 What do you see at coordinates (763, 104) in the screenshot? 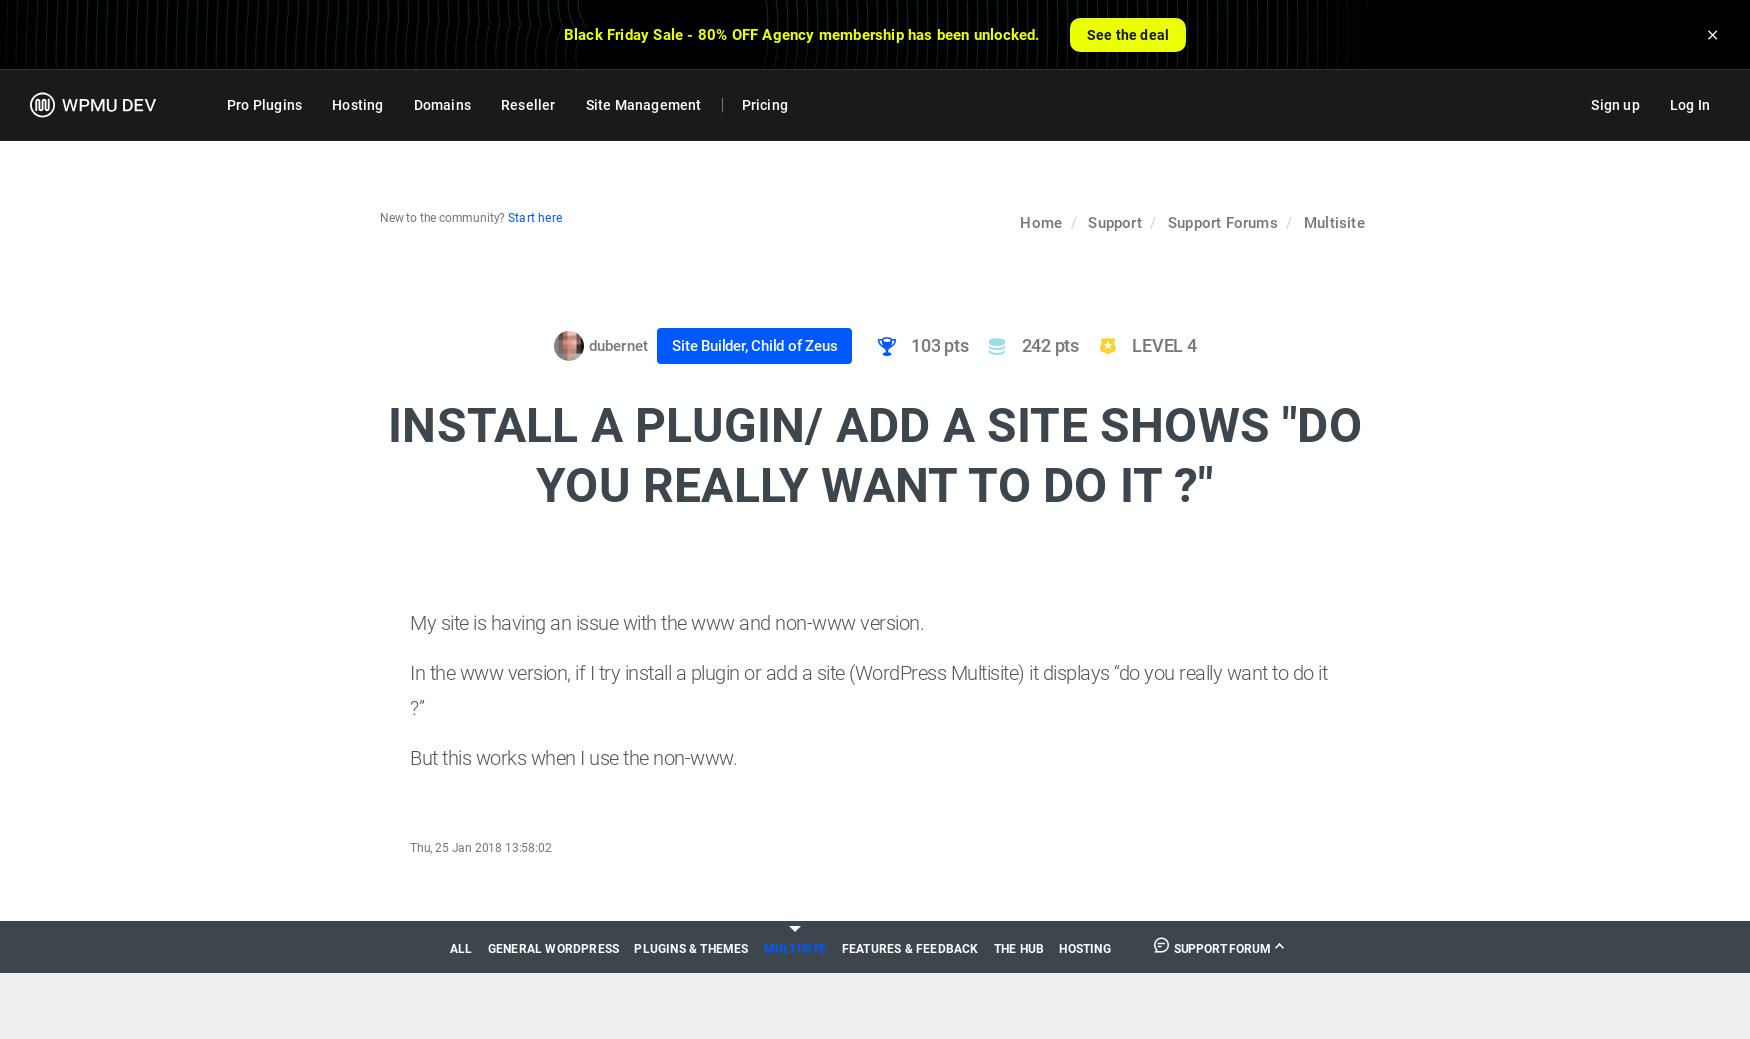
I see `'Pricing'` at bounding box center [763, 104].